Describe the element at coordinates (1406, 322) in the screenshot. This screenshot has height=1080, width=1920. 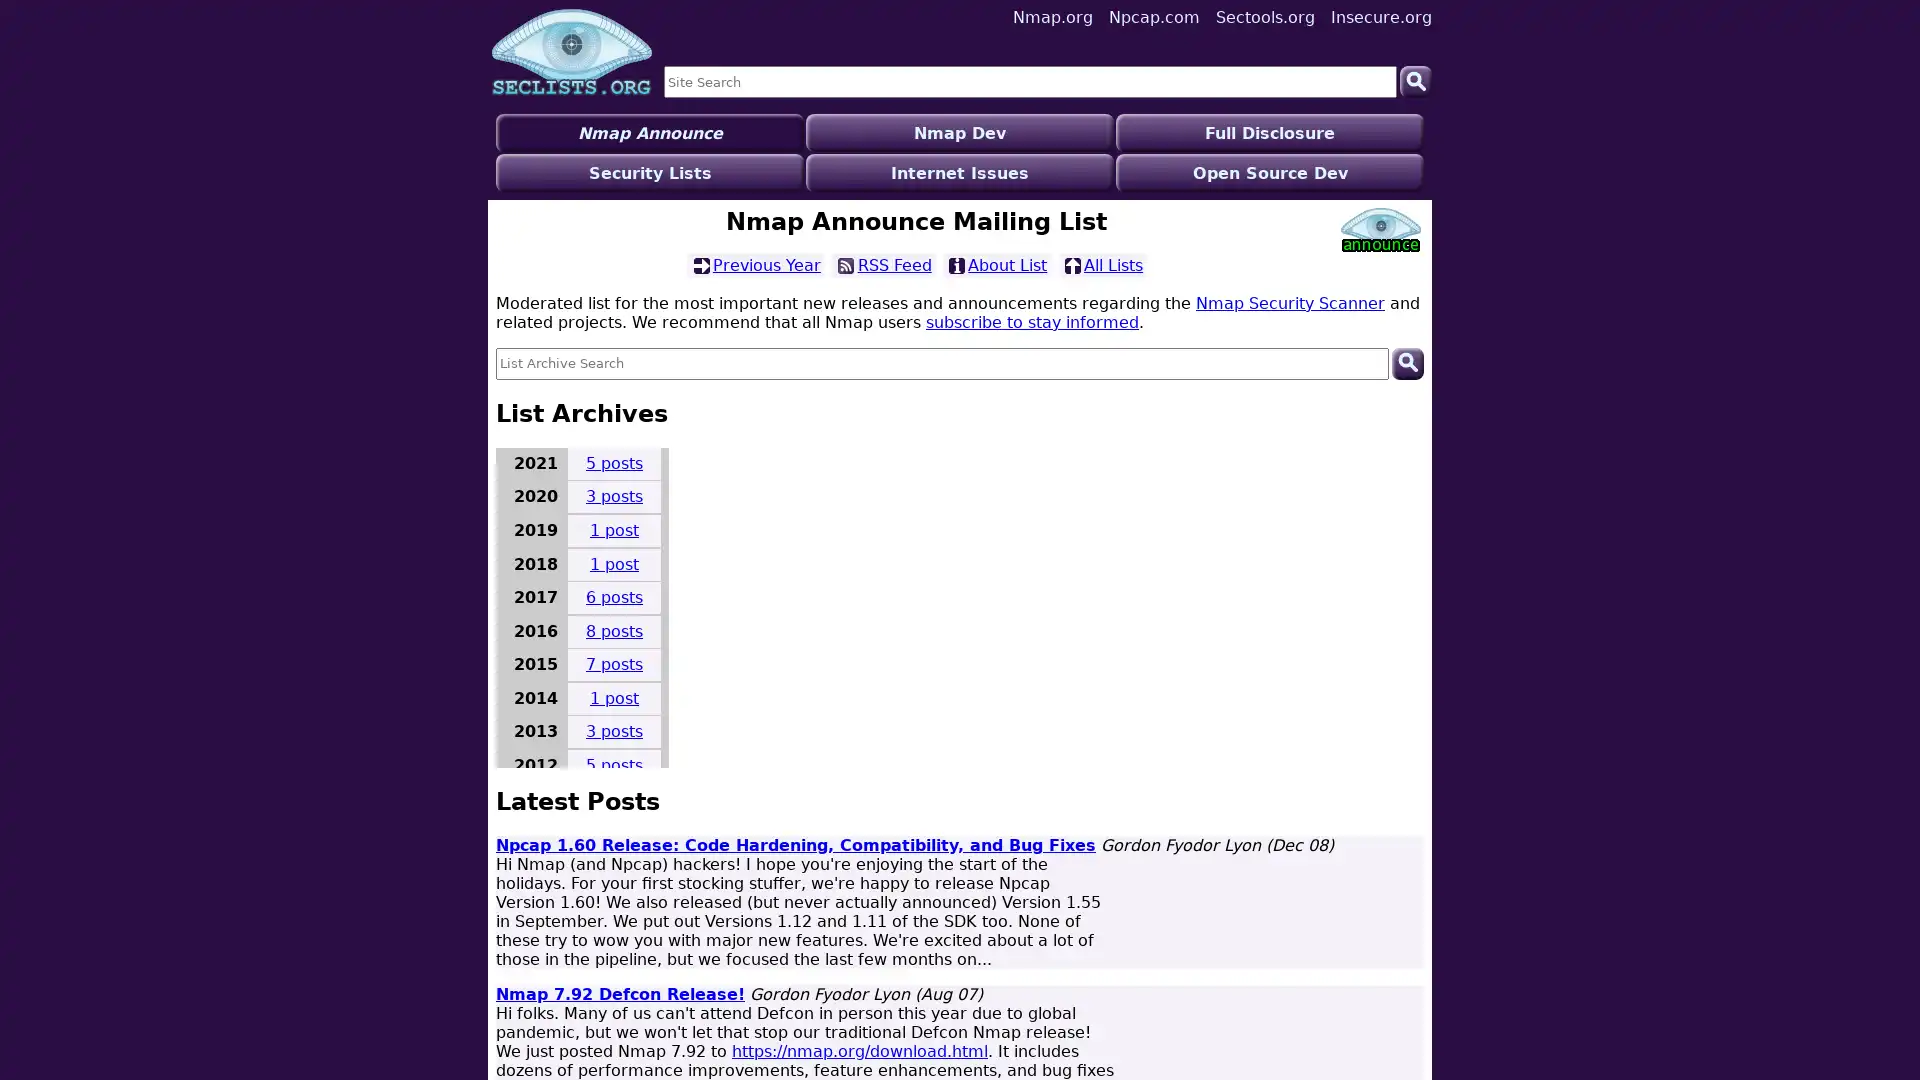
I see `Search` at that location.